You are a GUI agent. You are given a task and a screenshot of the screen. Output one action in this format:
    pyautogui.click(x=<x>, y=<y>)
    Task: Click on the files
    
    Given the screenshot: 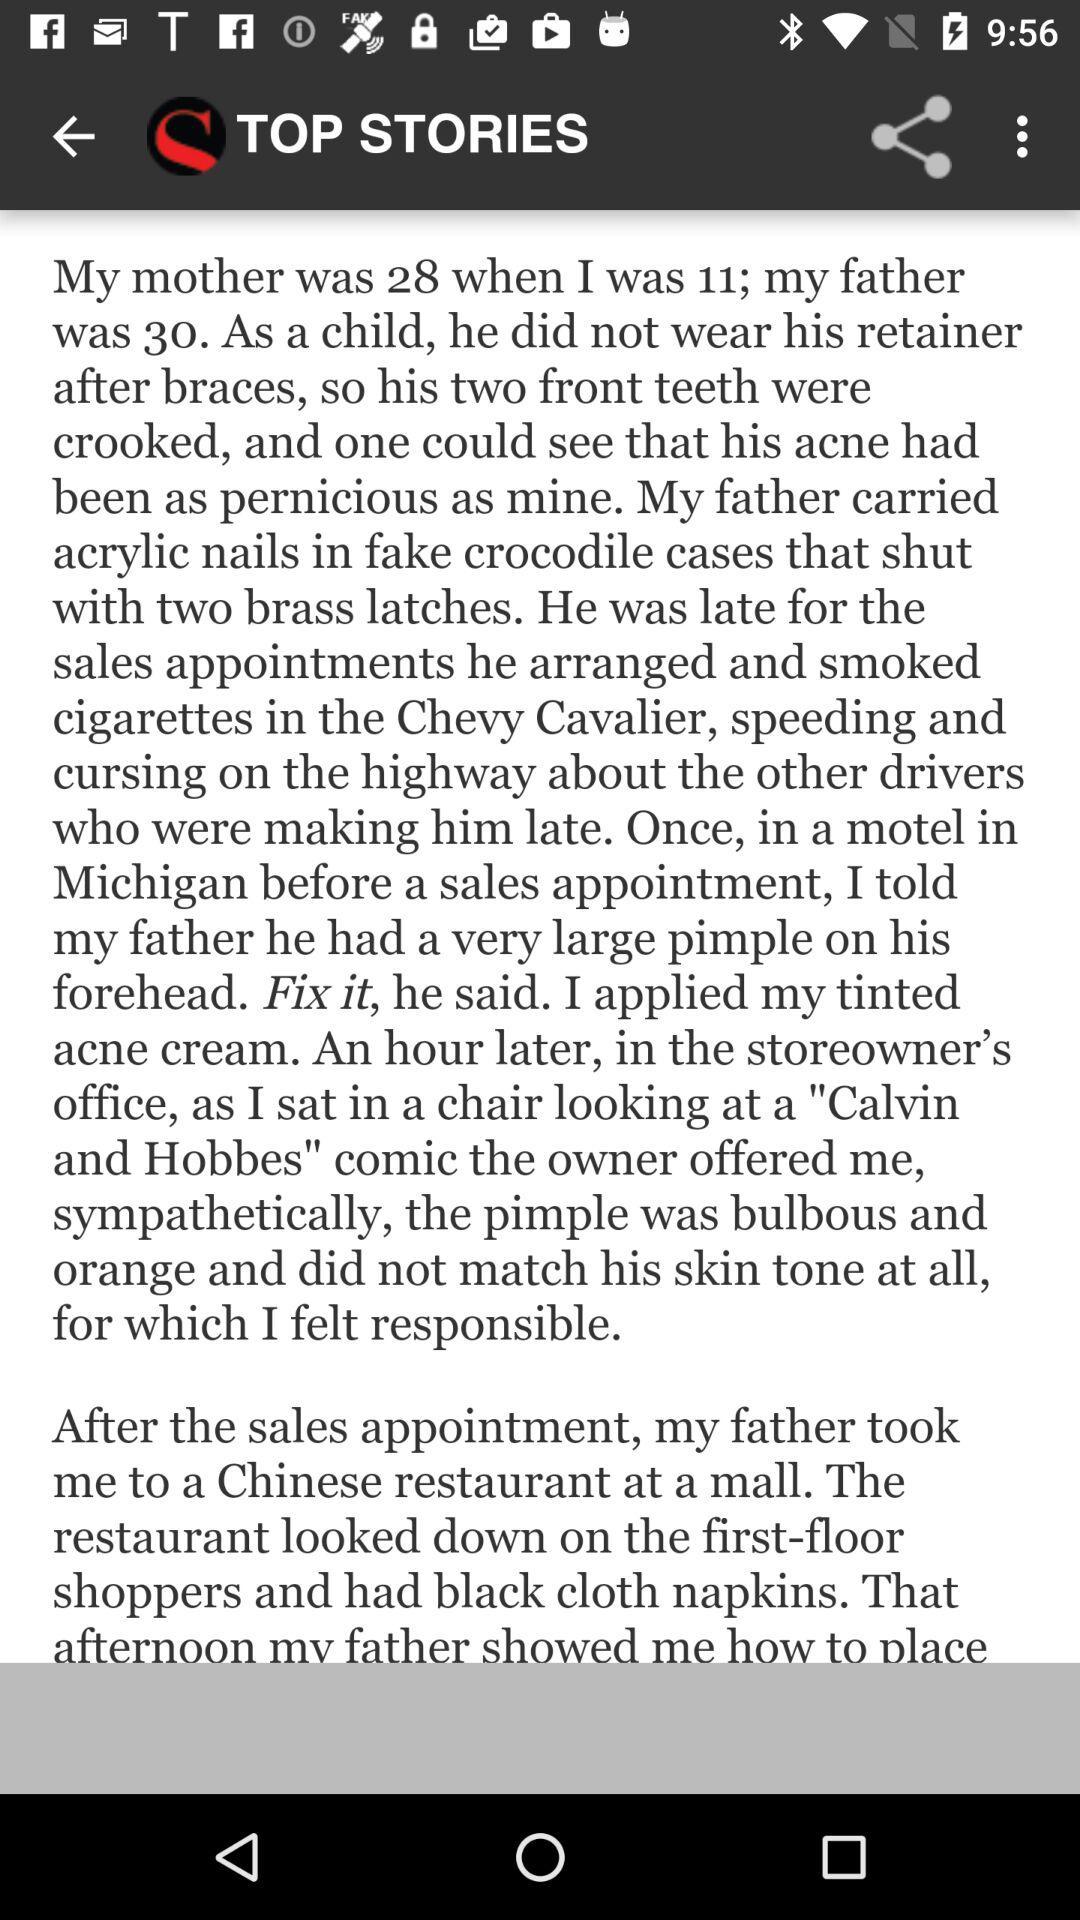 What is the action you would take?
    pyautogui.click(x=540, y=935)
    